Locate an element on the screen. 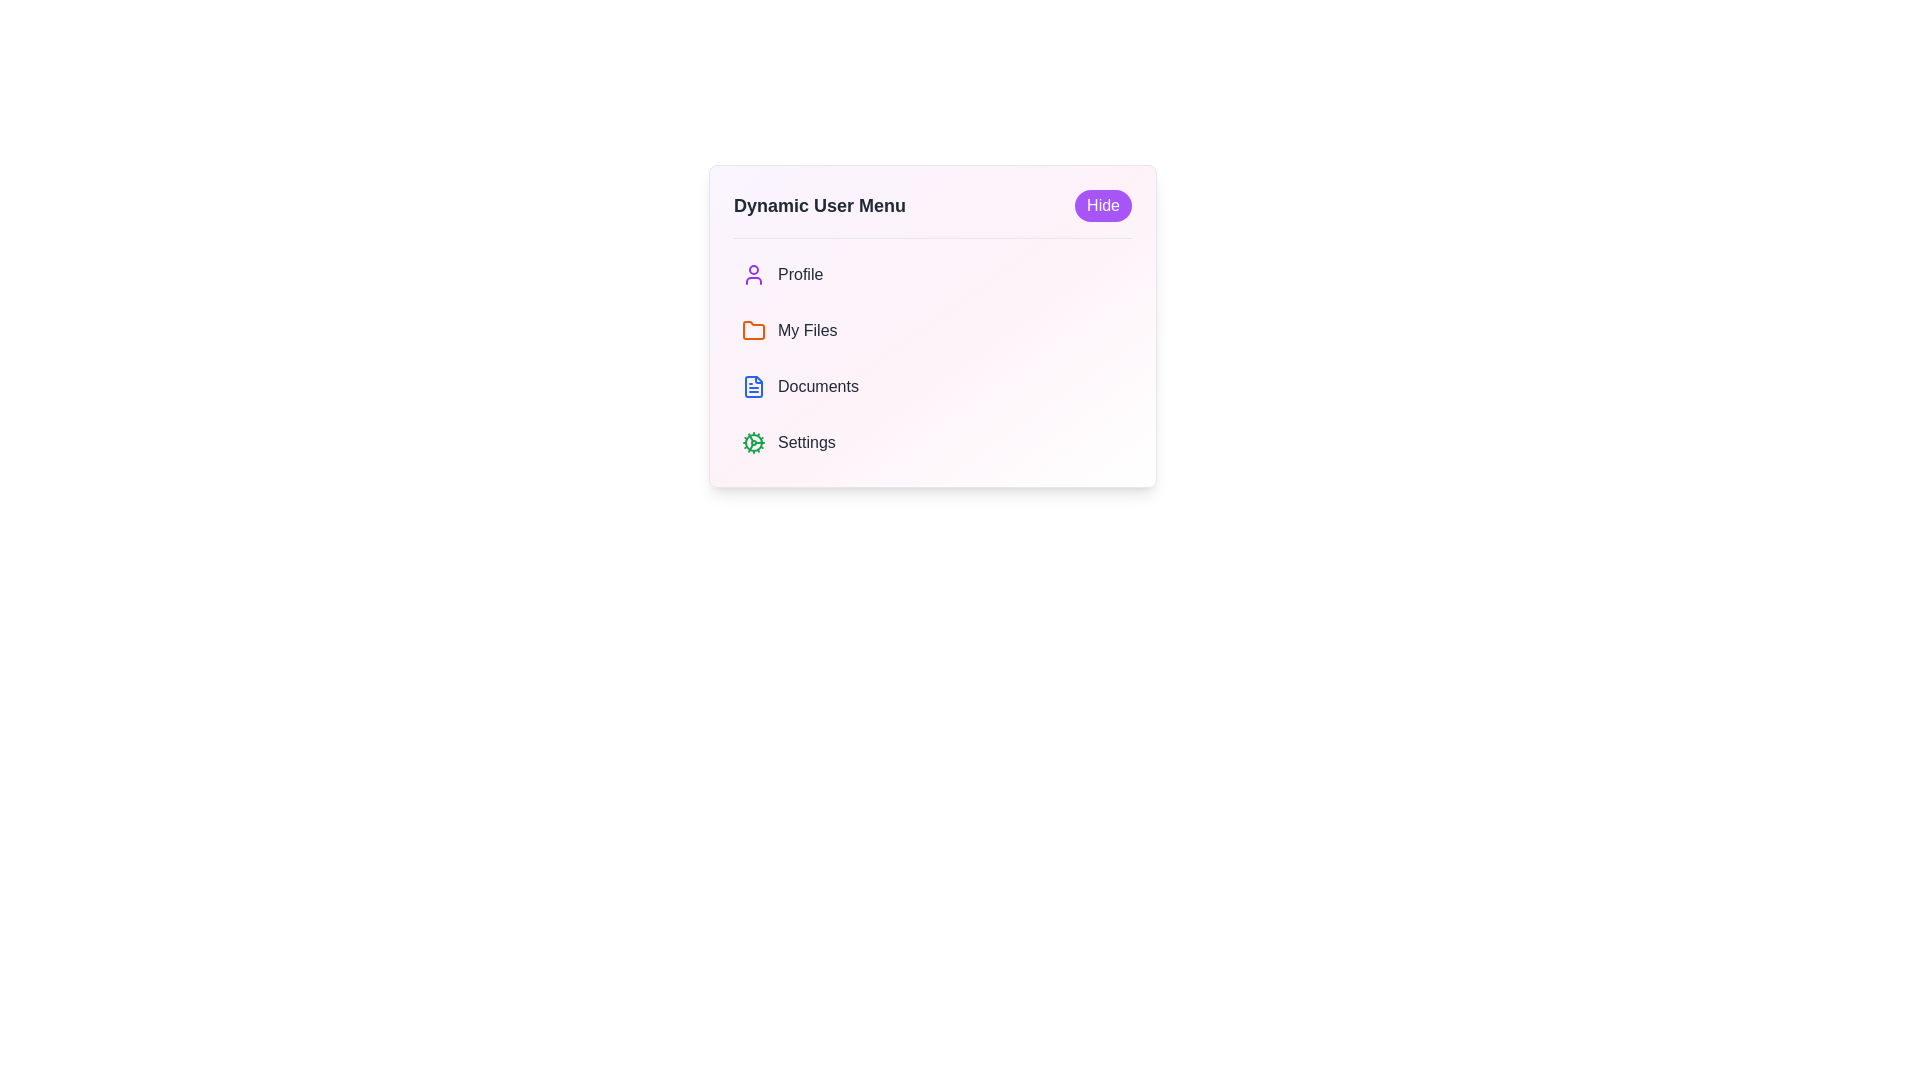  the profile button located at the top of the 'Dynamic User Menu' which leads to the user's profile section is located at coordinates (931, 274).